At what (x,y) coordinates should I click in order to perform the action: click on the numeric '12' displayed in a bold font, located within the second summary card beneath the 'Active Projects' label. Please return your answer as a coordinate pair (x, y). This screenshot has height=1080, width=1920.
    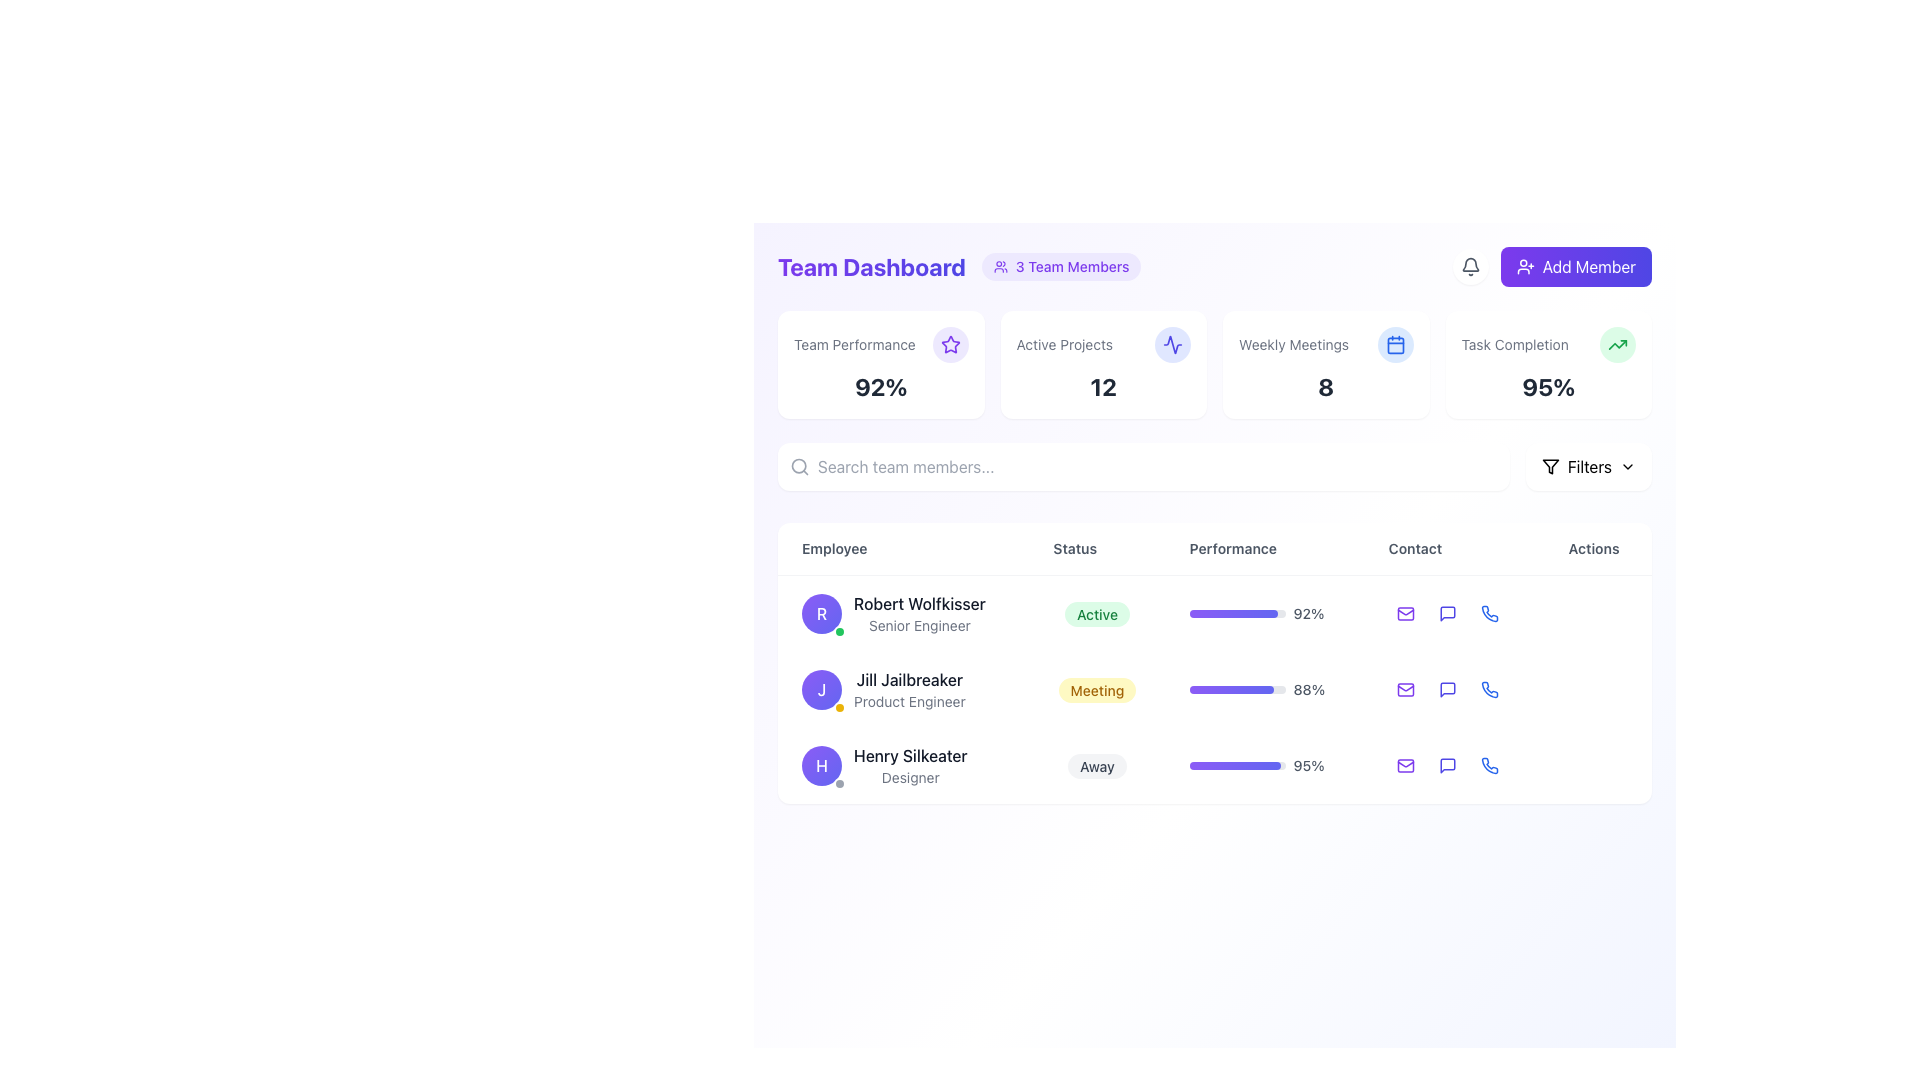
    Looking at the image, I should click on (1102, 386).